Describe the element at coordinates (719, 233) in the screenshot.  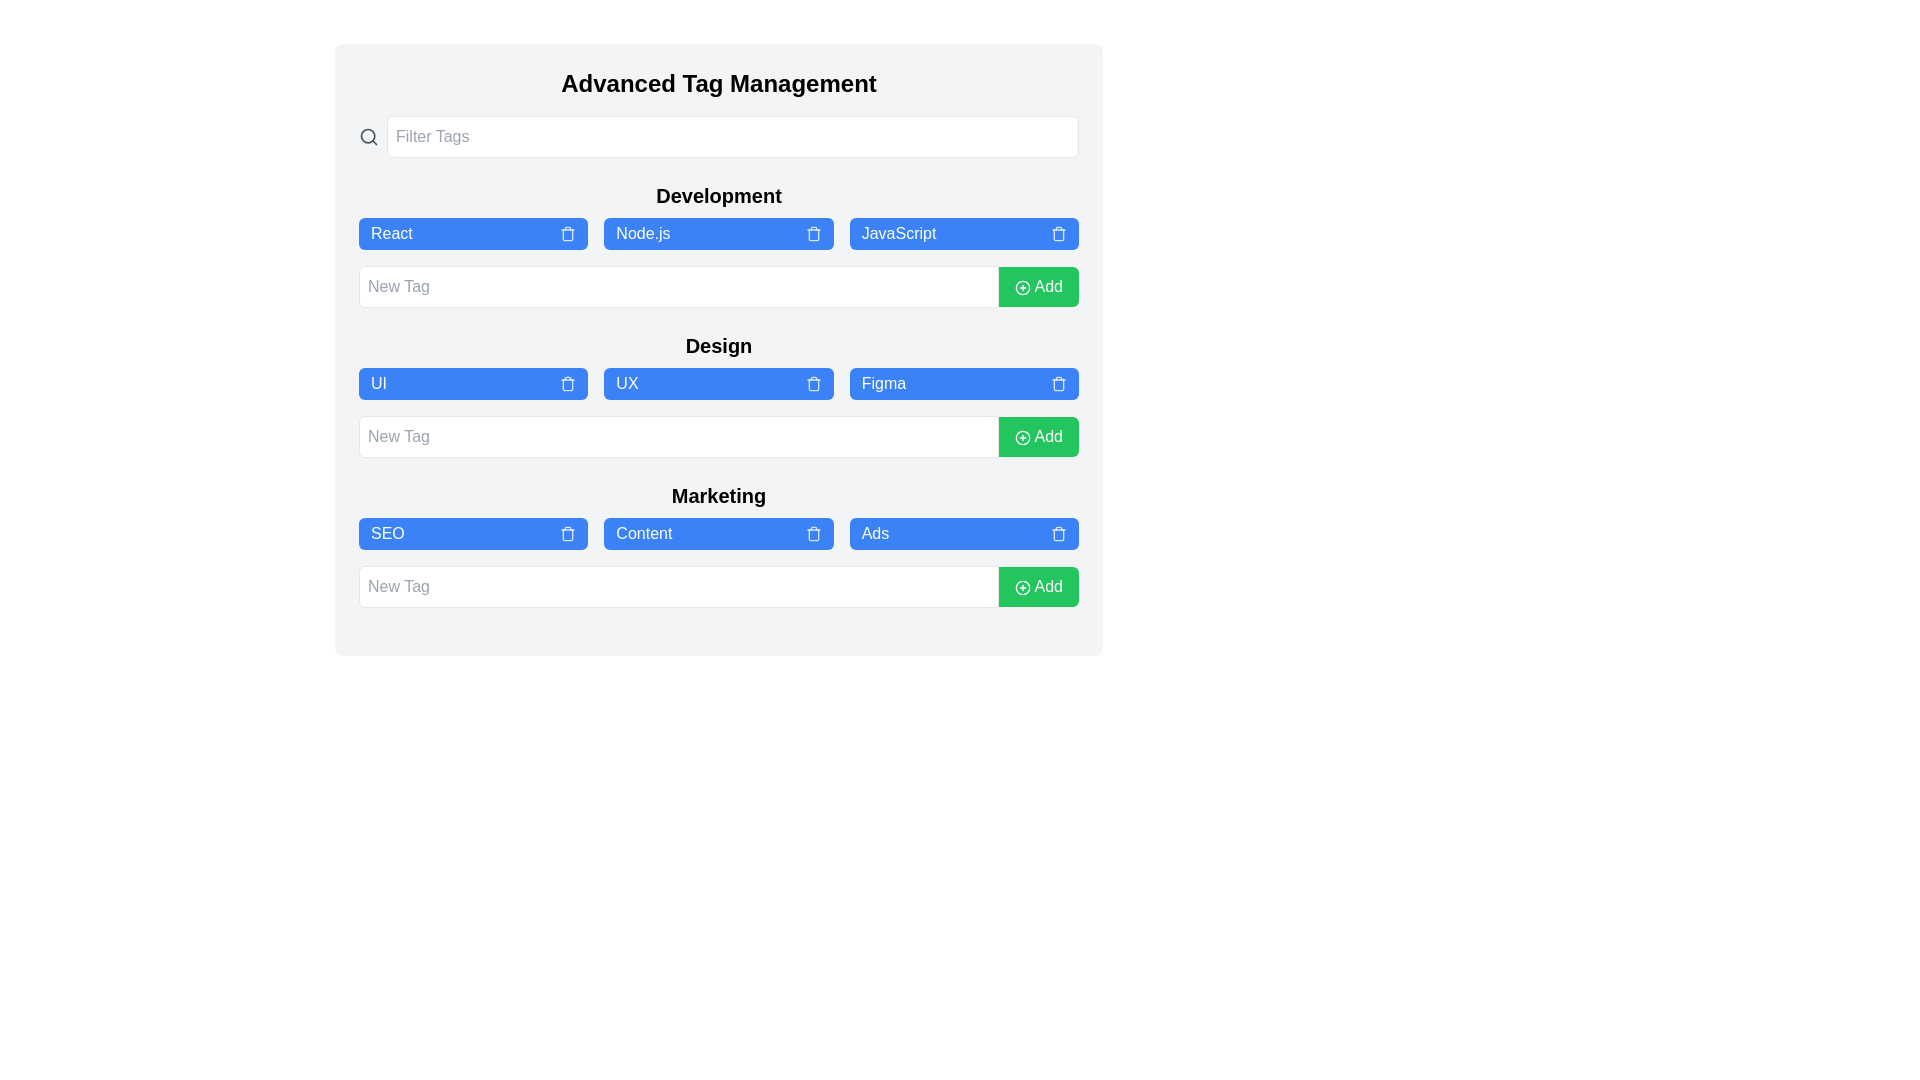
I see `the blue rectangular button labeled 'Node.js'` at that location.